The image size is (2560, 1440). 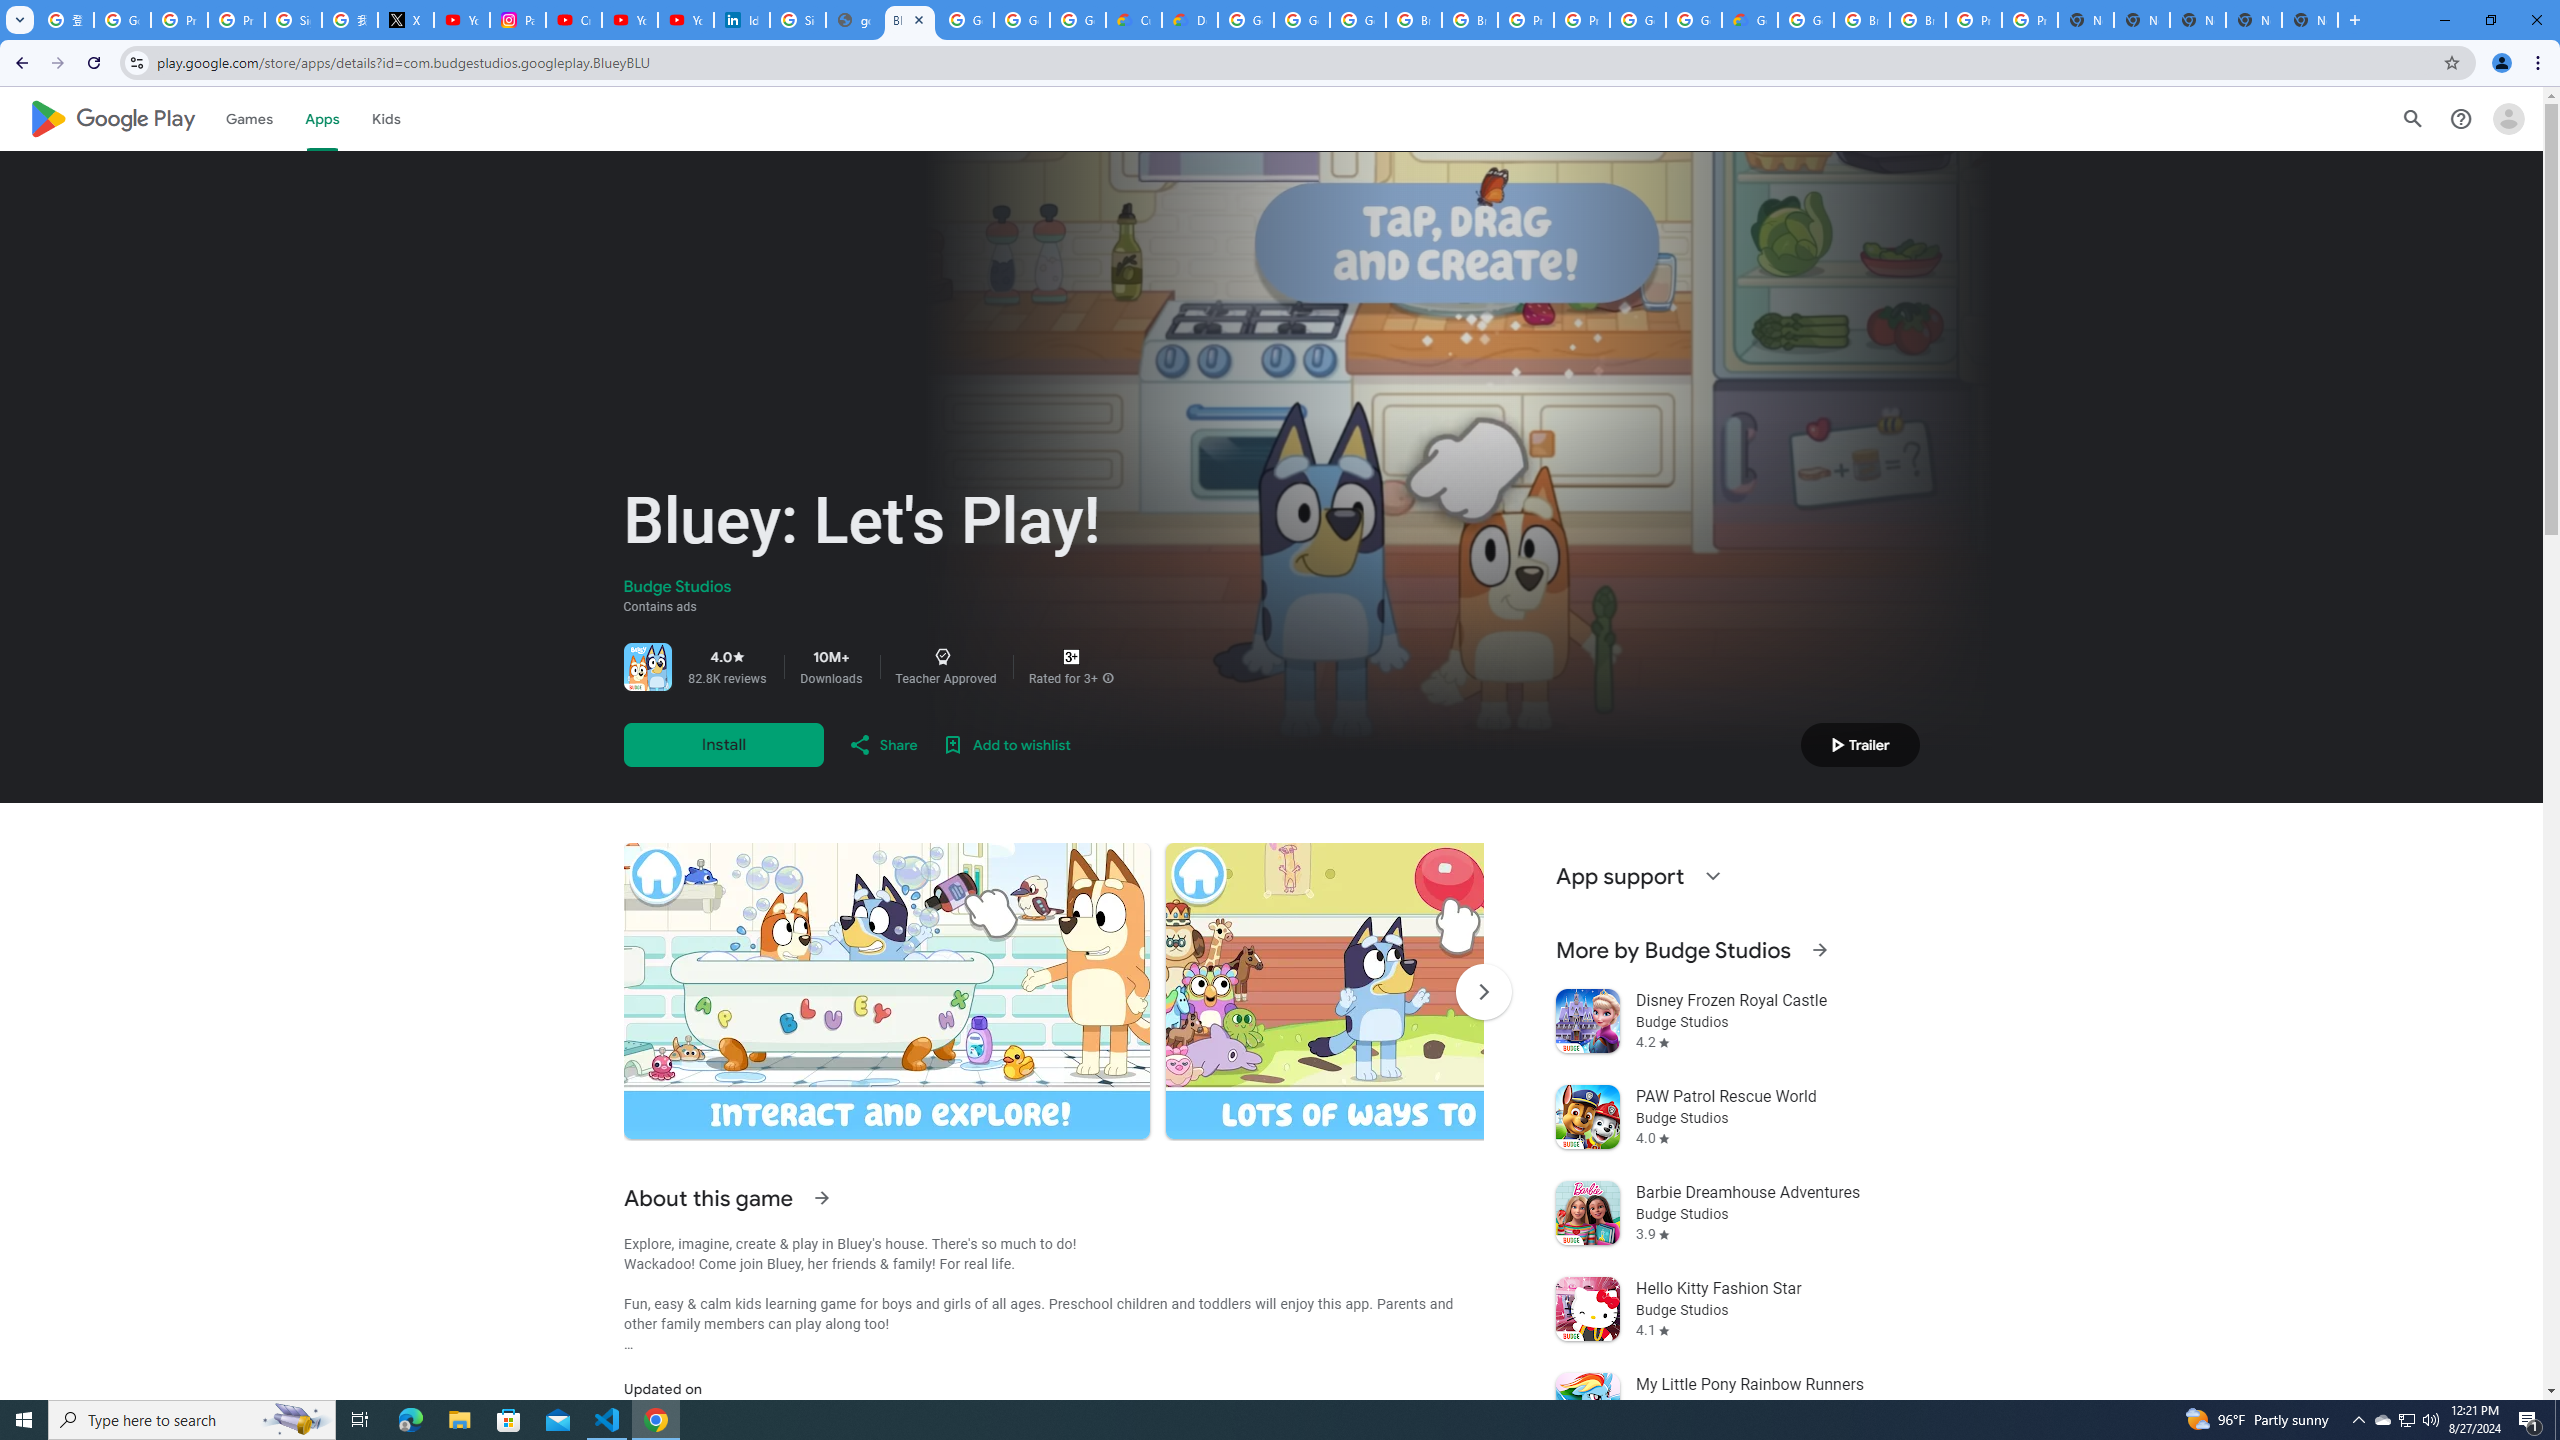 What do you see at coordinates (1748, 19) in the screenshot?
I see `'Google Cloud Estimate Summary'` at bounding box center [1748, 19].